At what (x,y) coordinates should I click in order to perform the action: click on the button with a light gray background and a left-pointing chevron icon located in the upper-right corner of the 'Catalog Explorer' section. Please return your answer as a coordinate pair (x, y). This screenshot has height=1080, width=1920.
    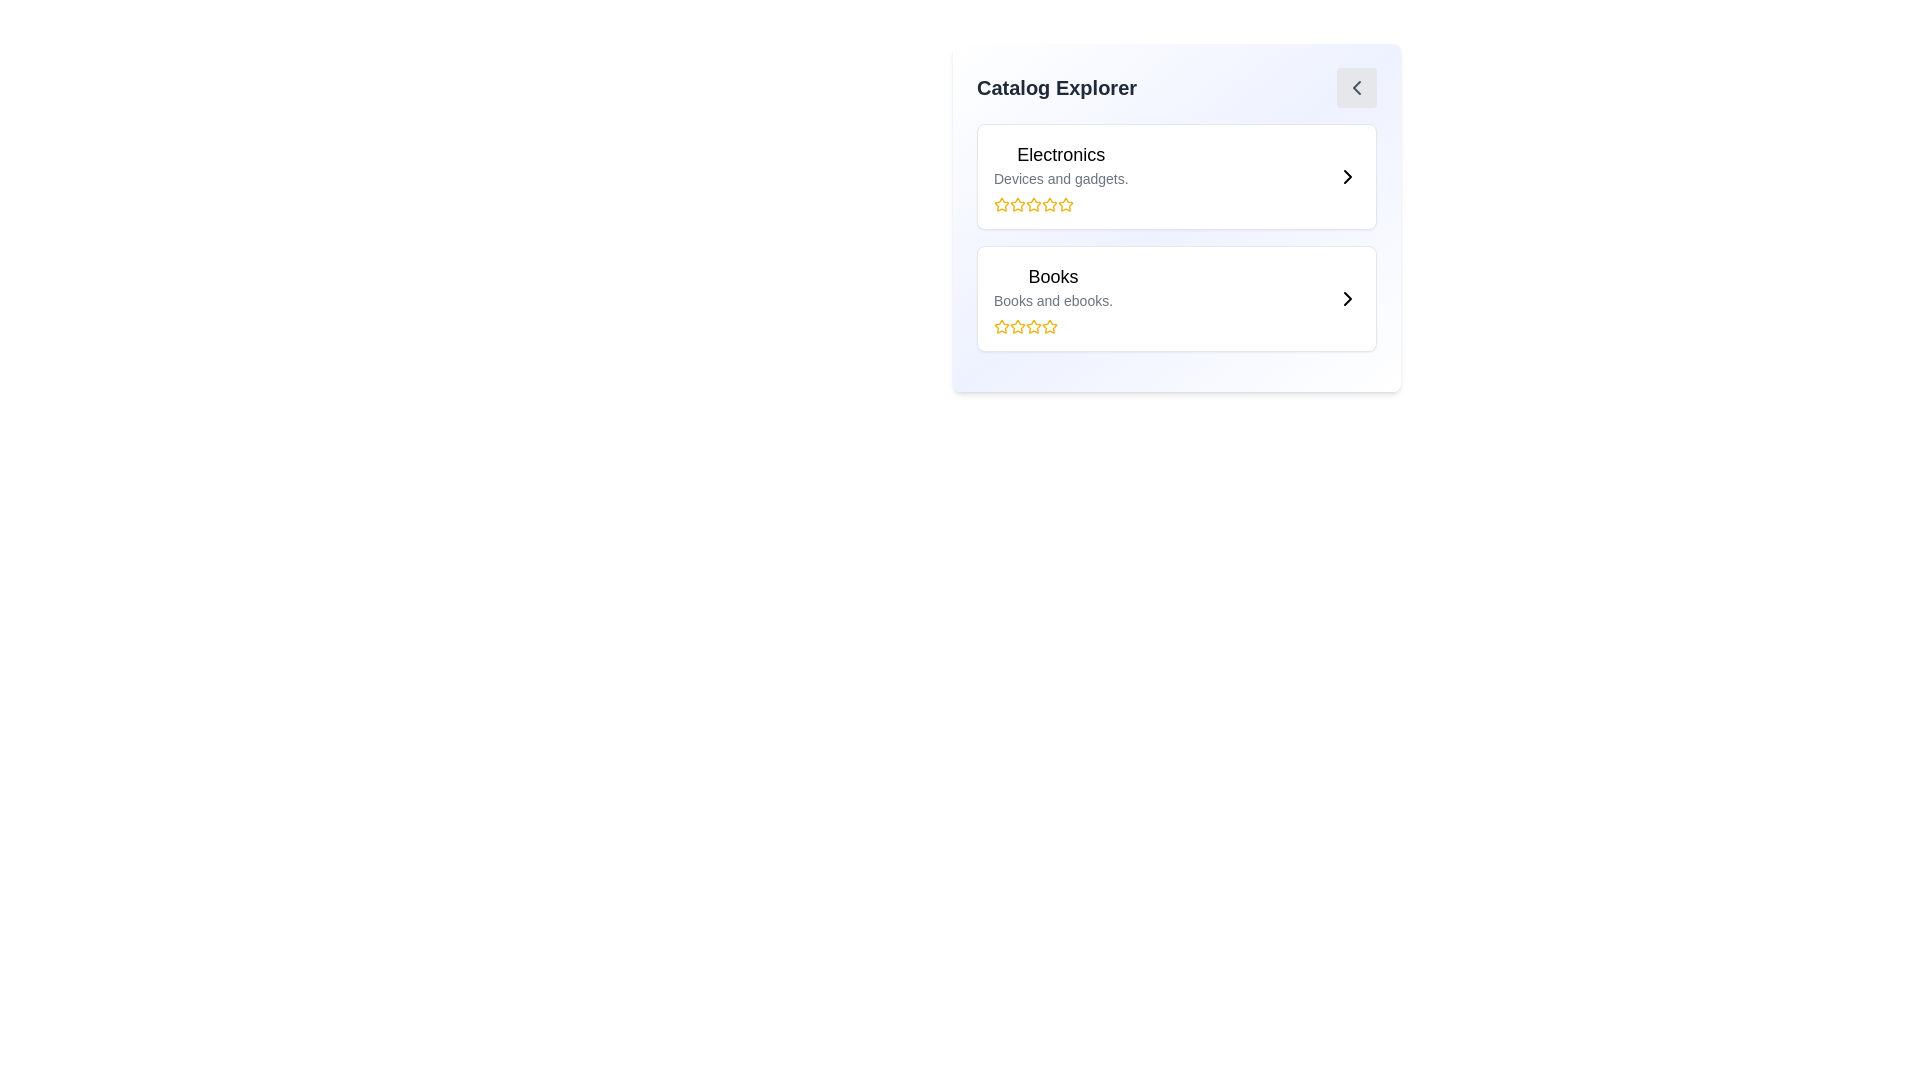
    Looking at the image, I should click on (1357, 87).